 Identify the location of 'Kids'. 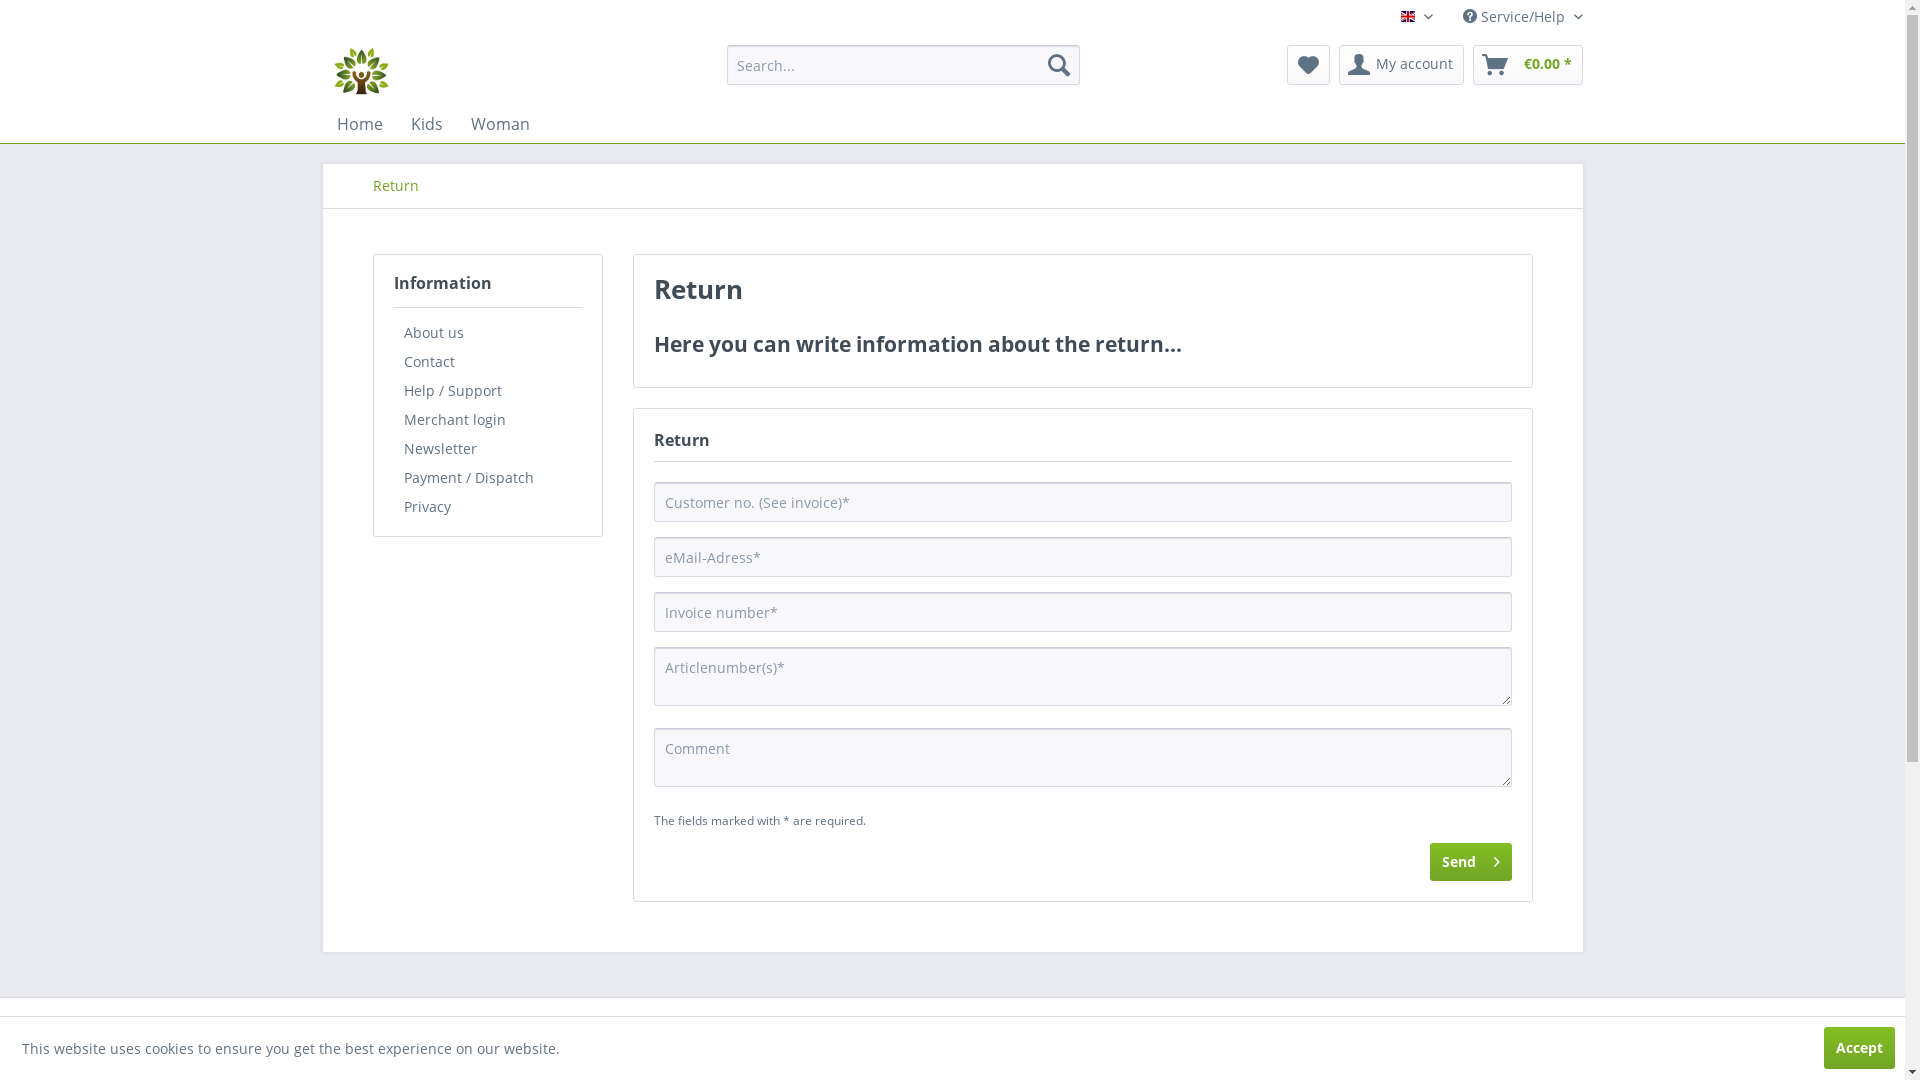
(425, 123).